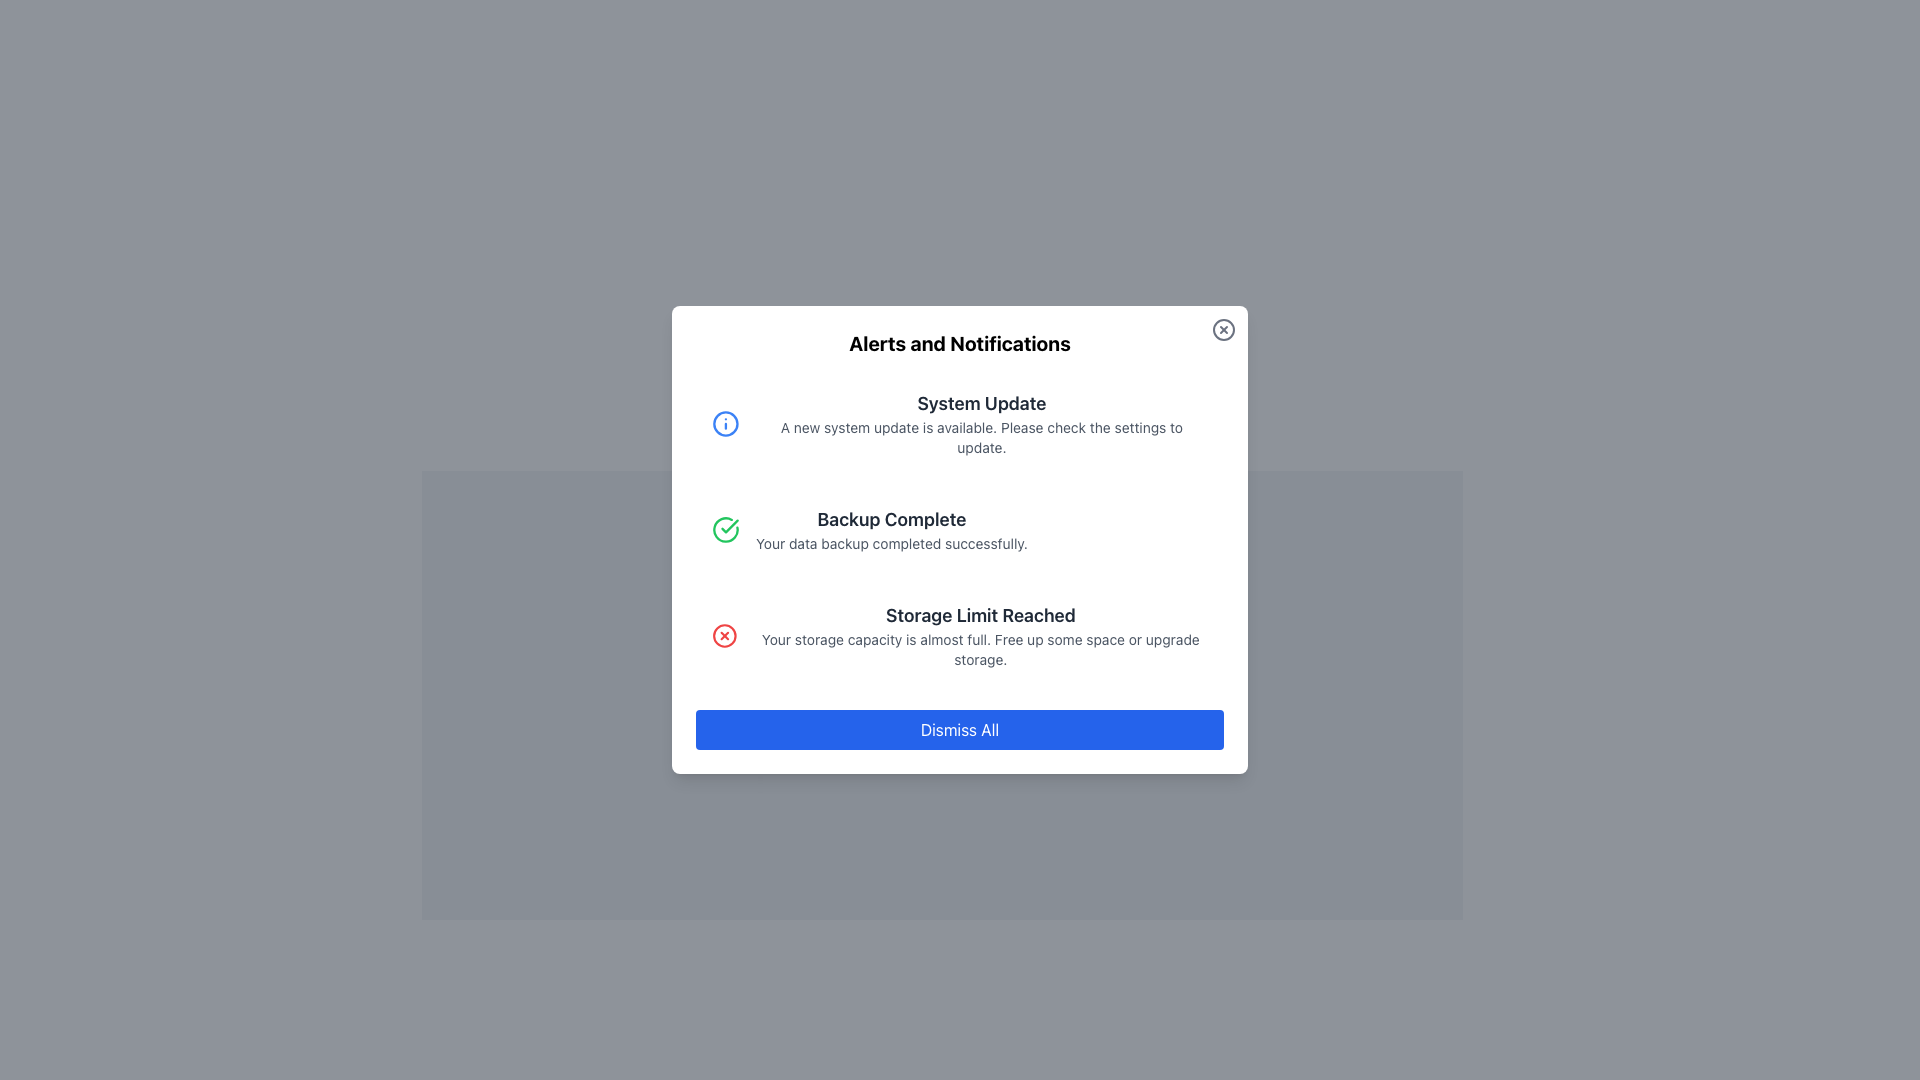  What do you see at coordinates (724, 423) in the screenshot?
I see `the circular blue icon with an 'i' symbol, which represents an information marker, located to the left of the 'System Update' alert box` at bounding box center [724, 423].